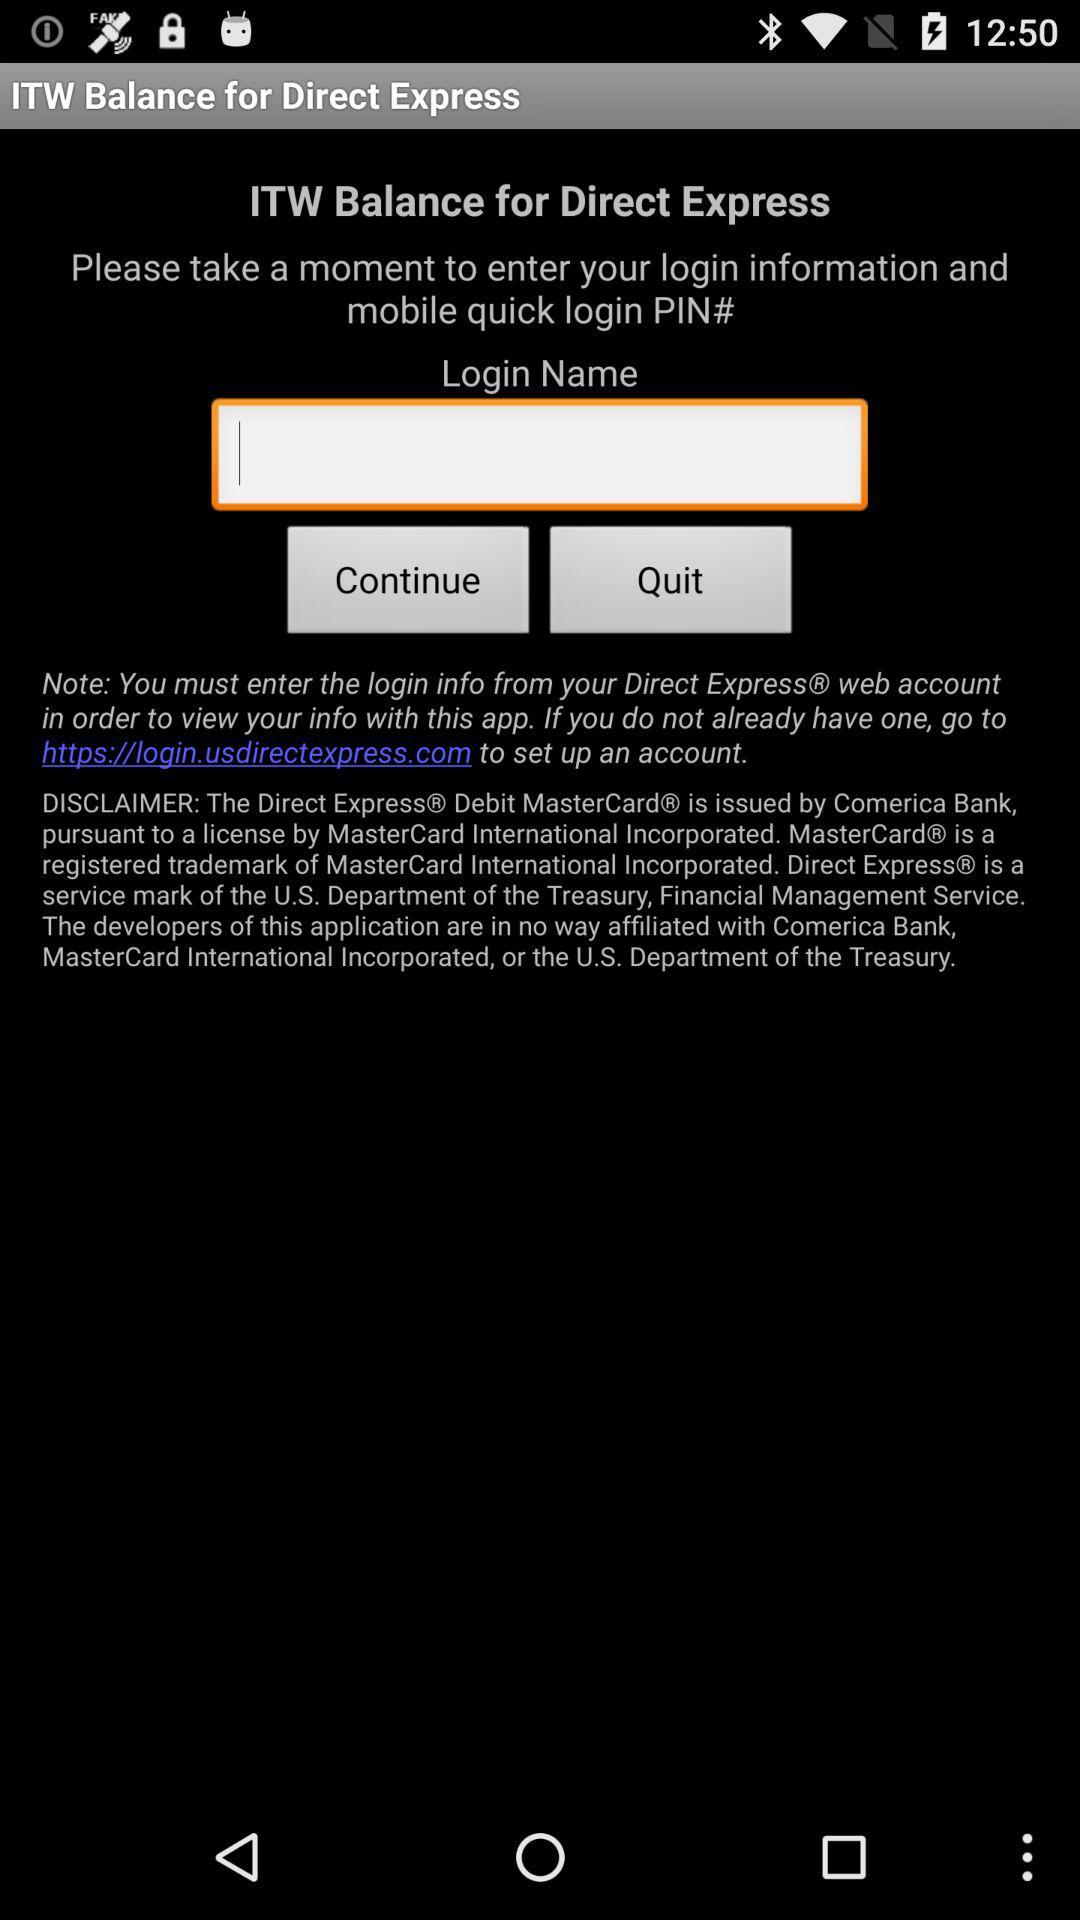  Describe the element at coordinates (540, 716) in the screenshot. I see `the icon above disclaimer the direct` at that location.